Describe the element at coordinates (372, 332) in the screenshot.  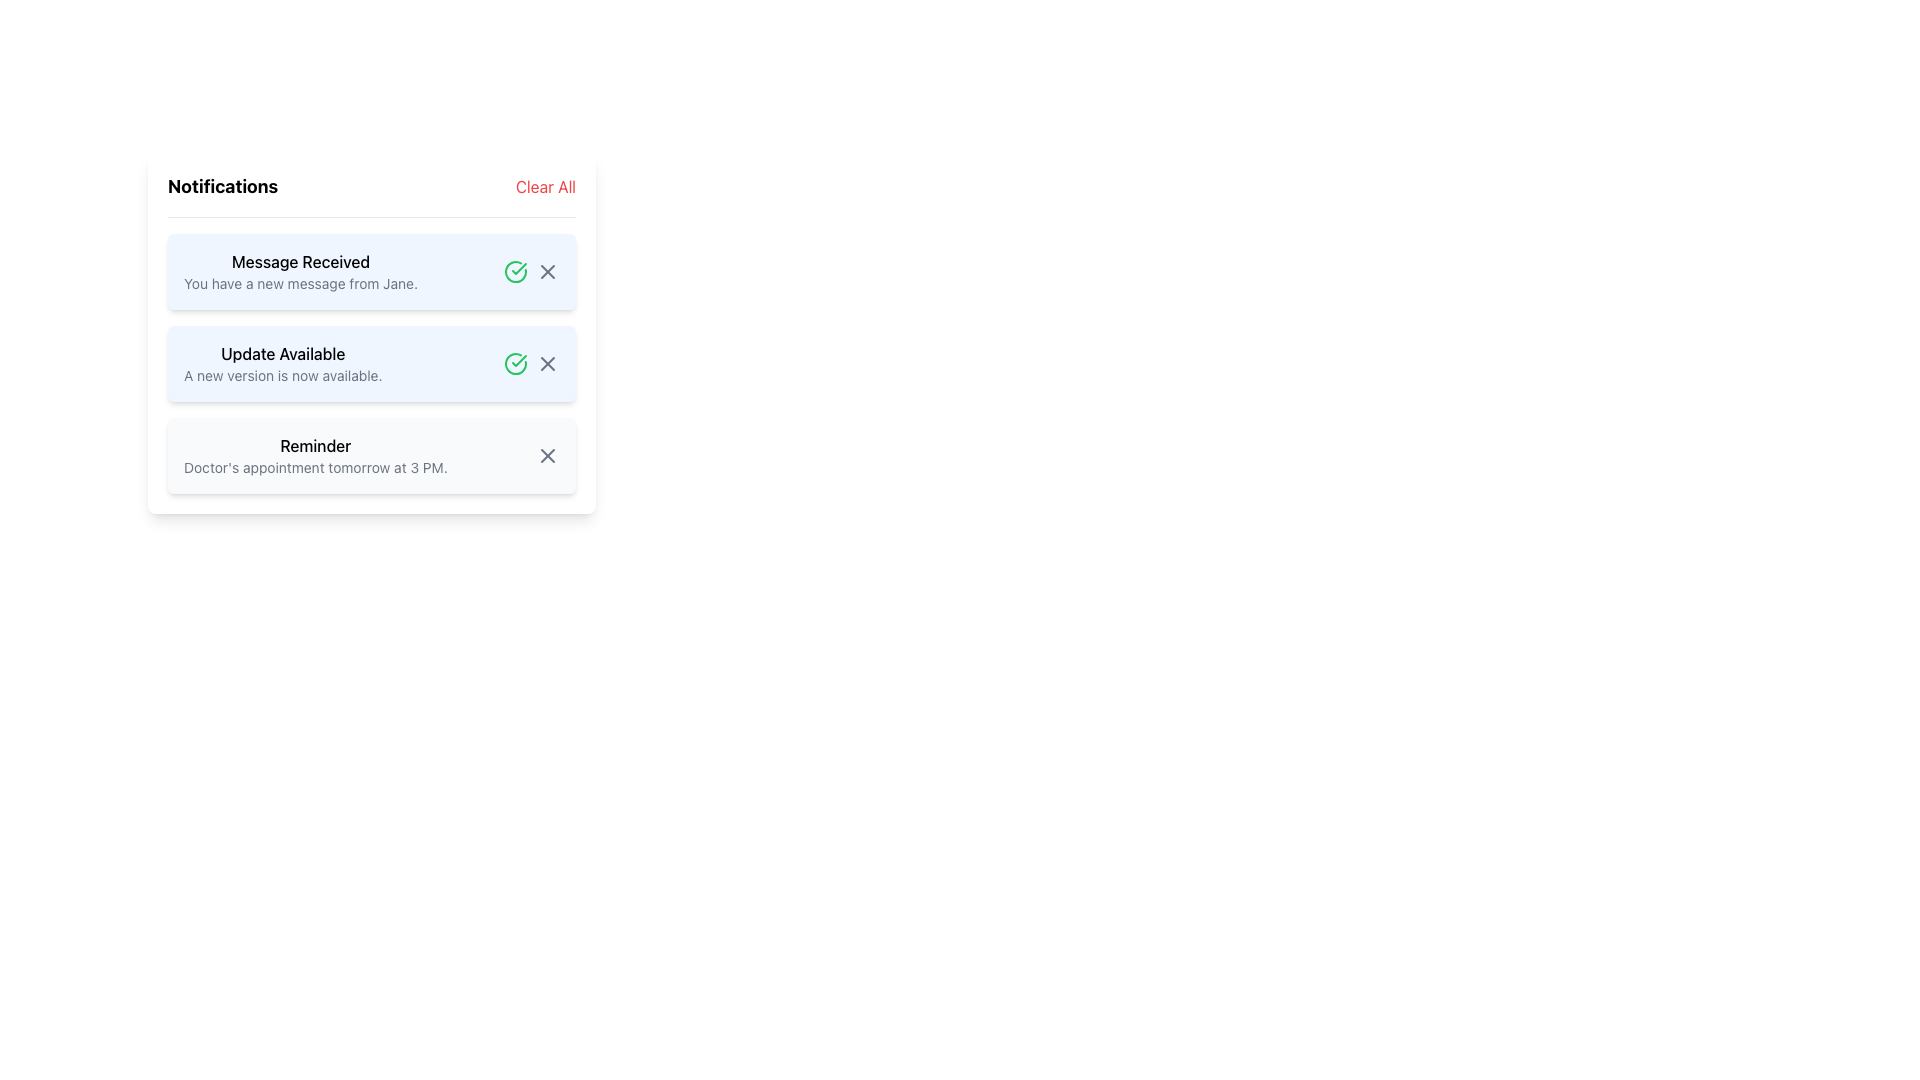
I see `the 'Update Available' notification card which is the second item in the group of notifications, located below the 'Message Received' card and above the 'Reminder' card, for further details` at that location.